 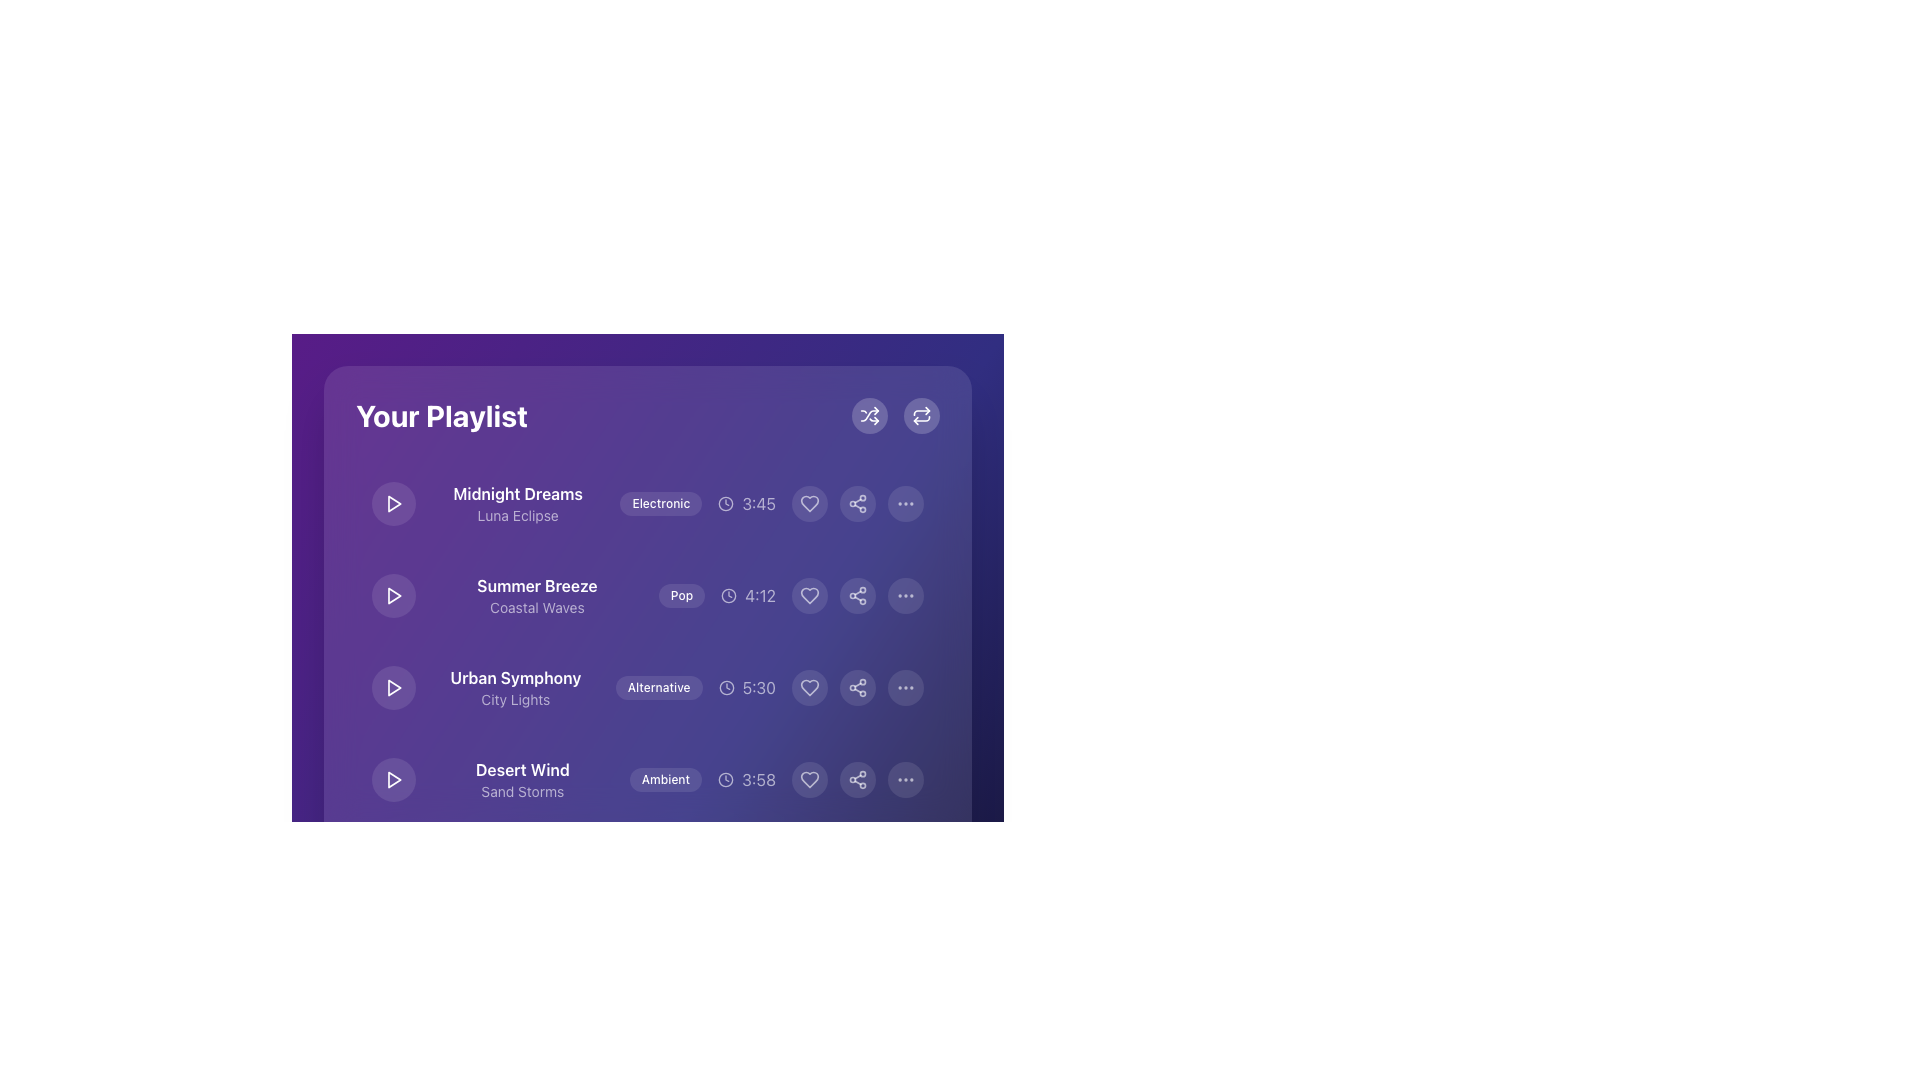 What do you see at coordinates (920, 415) in the screenshot?
I see `the circular button with a white overlay and loop icon located in the top-right corner of the playlist interface to activate the hover effect` at bounding box center [920, 415].